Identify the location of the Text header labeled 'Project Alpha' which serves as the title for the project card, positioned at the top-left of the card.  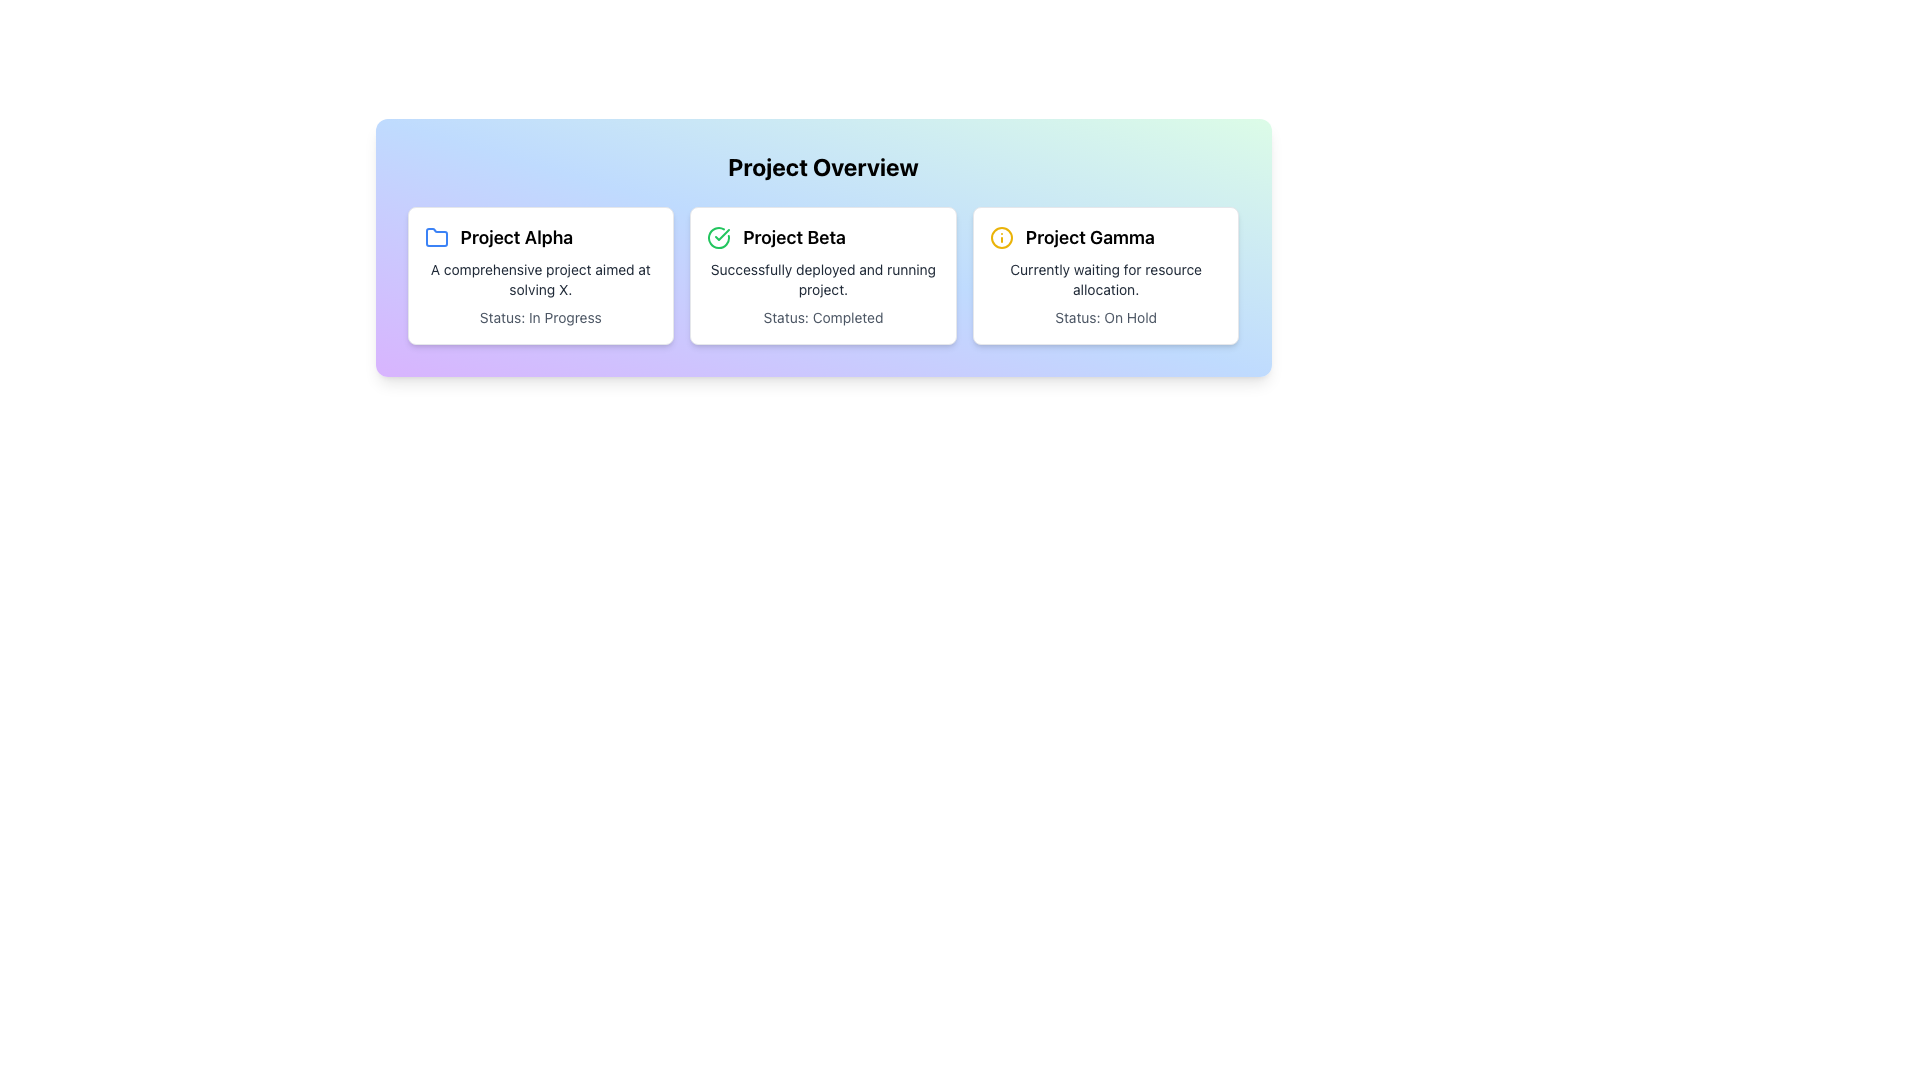
(540, 237).